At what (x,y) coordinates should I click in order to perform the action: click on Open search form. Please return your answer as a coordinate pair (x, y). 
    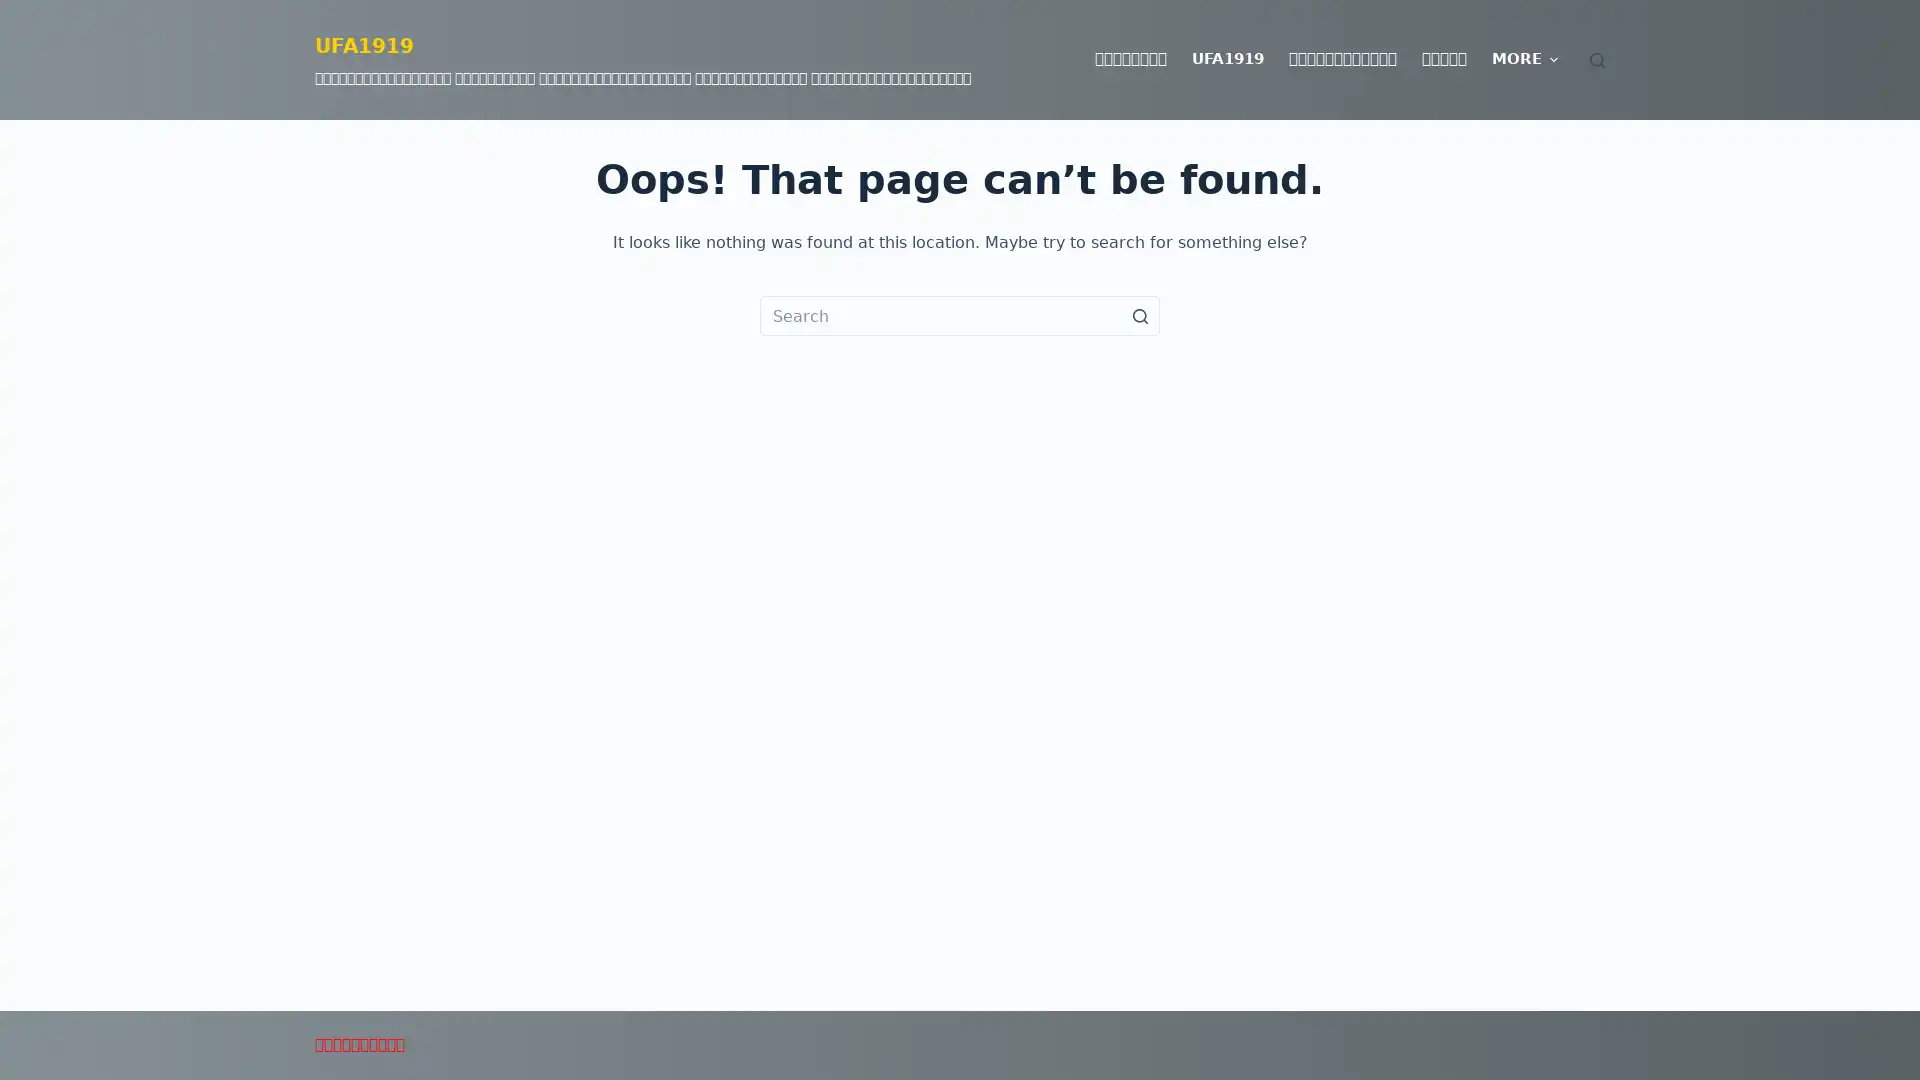
    Looking at the image, I should click on (1596, 58).